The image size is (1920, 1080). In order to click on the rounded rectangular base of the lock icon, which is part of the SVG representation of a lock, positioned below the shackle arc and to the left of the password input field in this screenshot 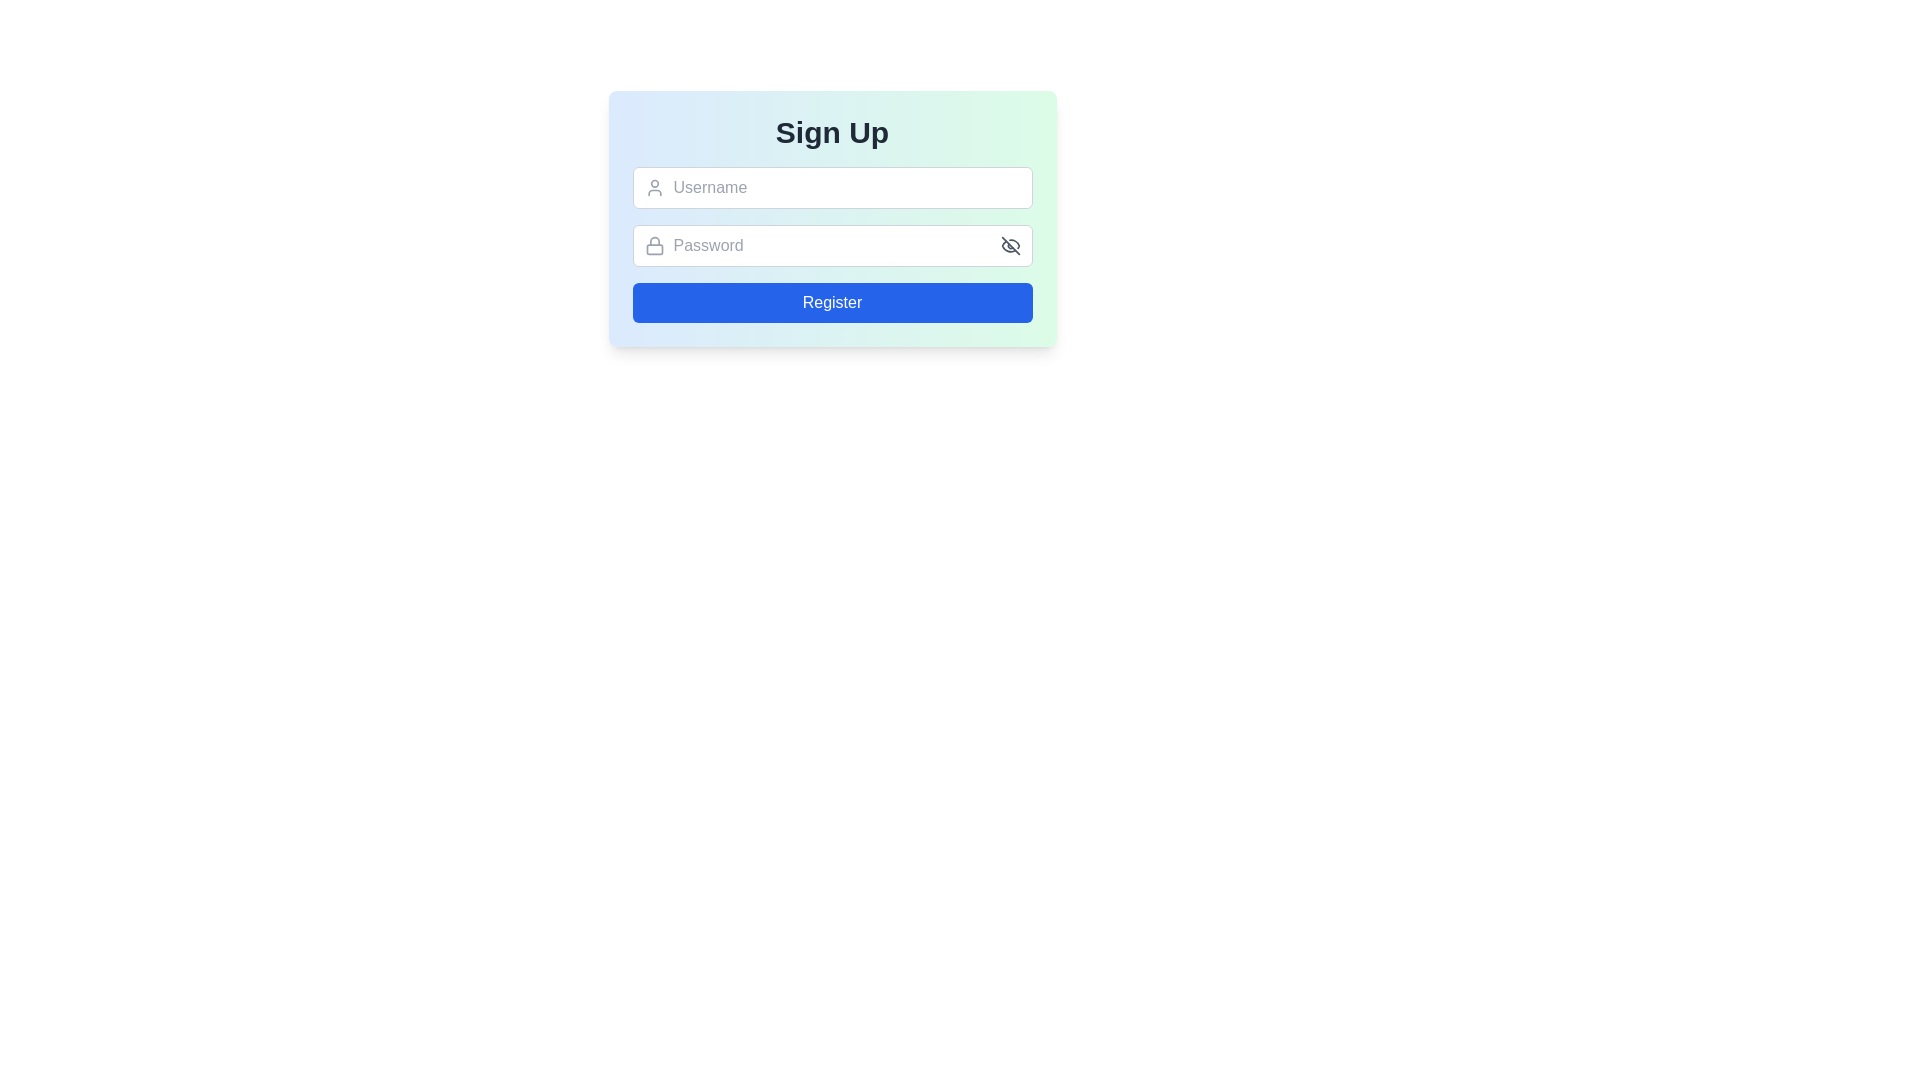, I will do `click(654, 248)`.